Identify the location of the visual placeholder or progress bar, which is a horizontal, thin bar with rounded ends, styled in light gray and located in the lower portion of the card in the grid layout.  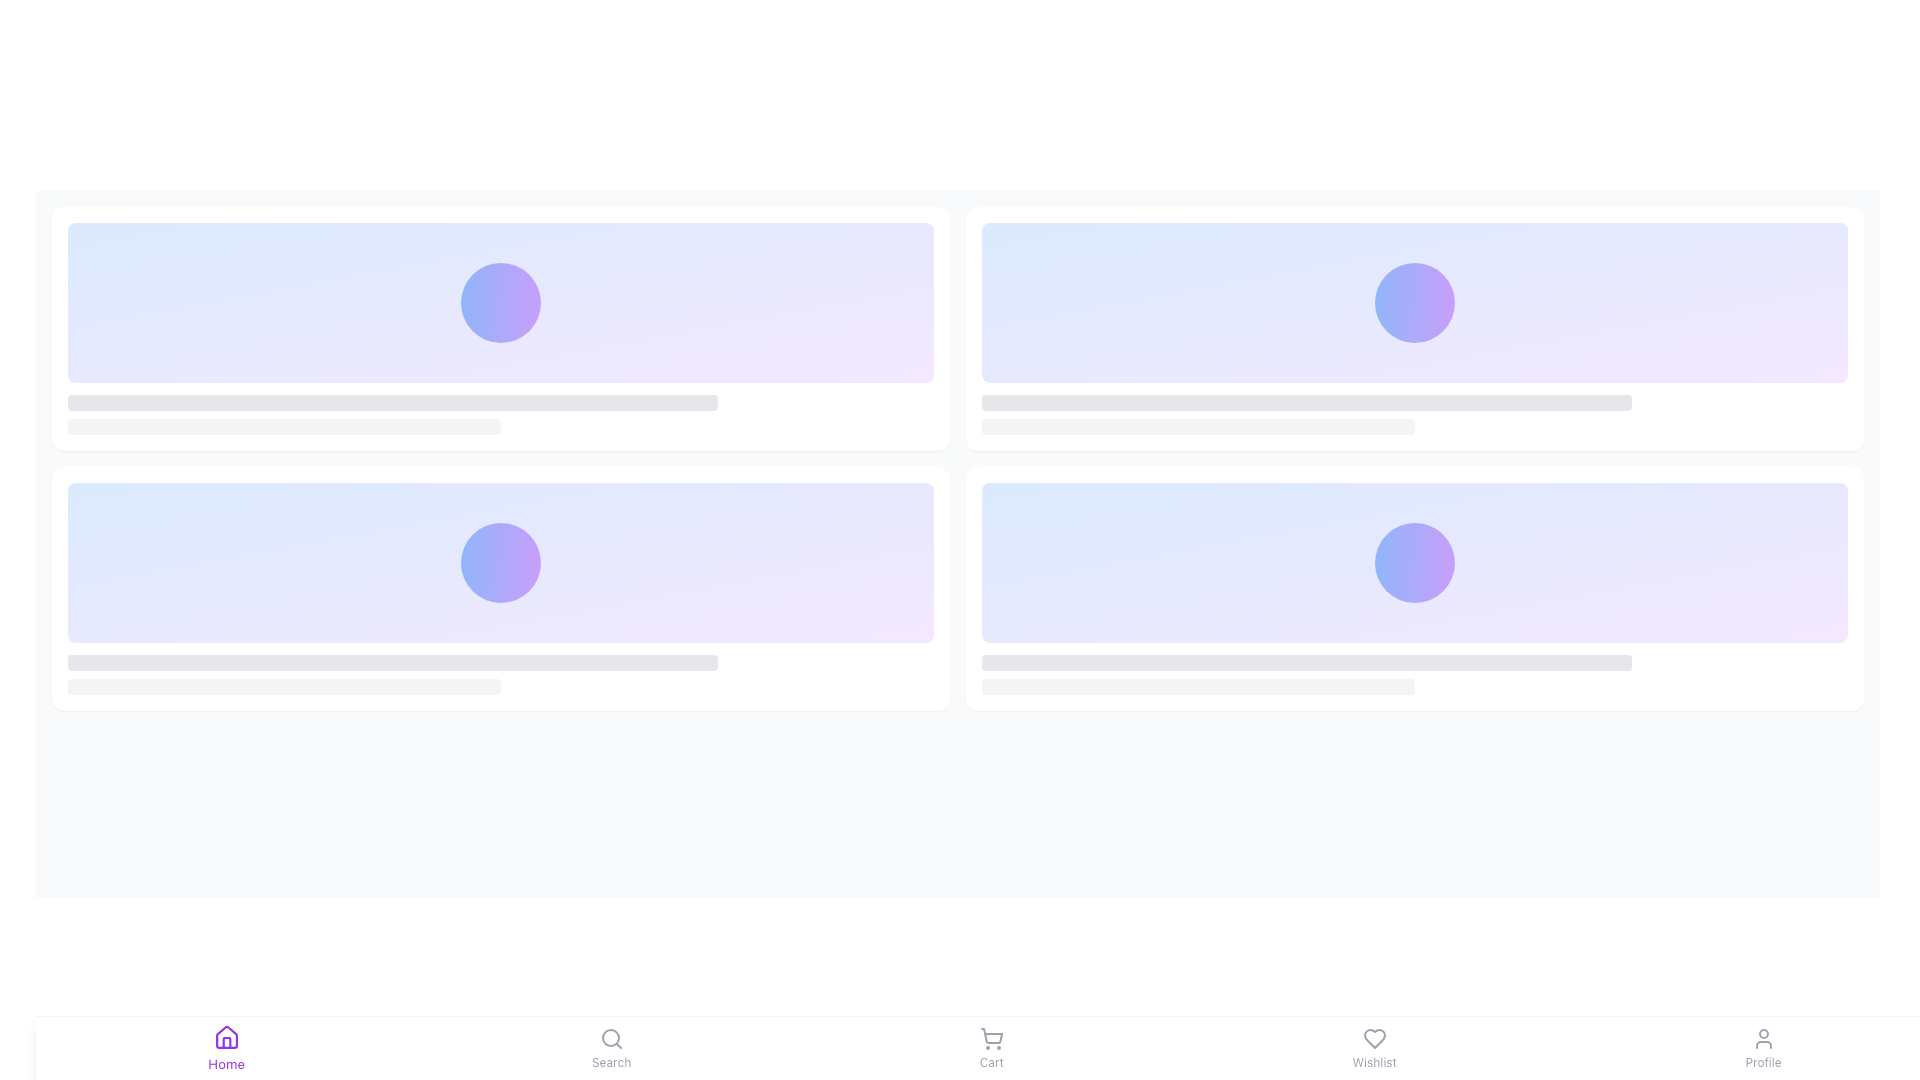
(1306, 663).